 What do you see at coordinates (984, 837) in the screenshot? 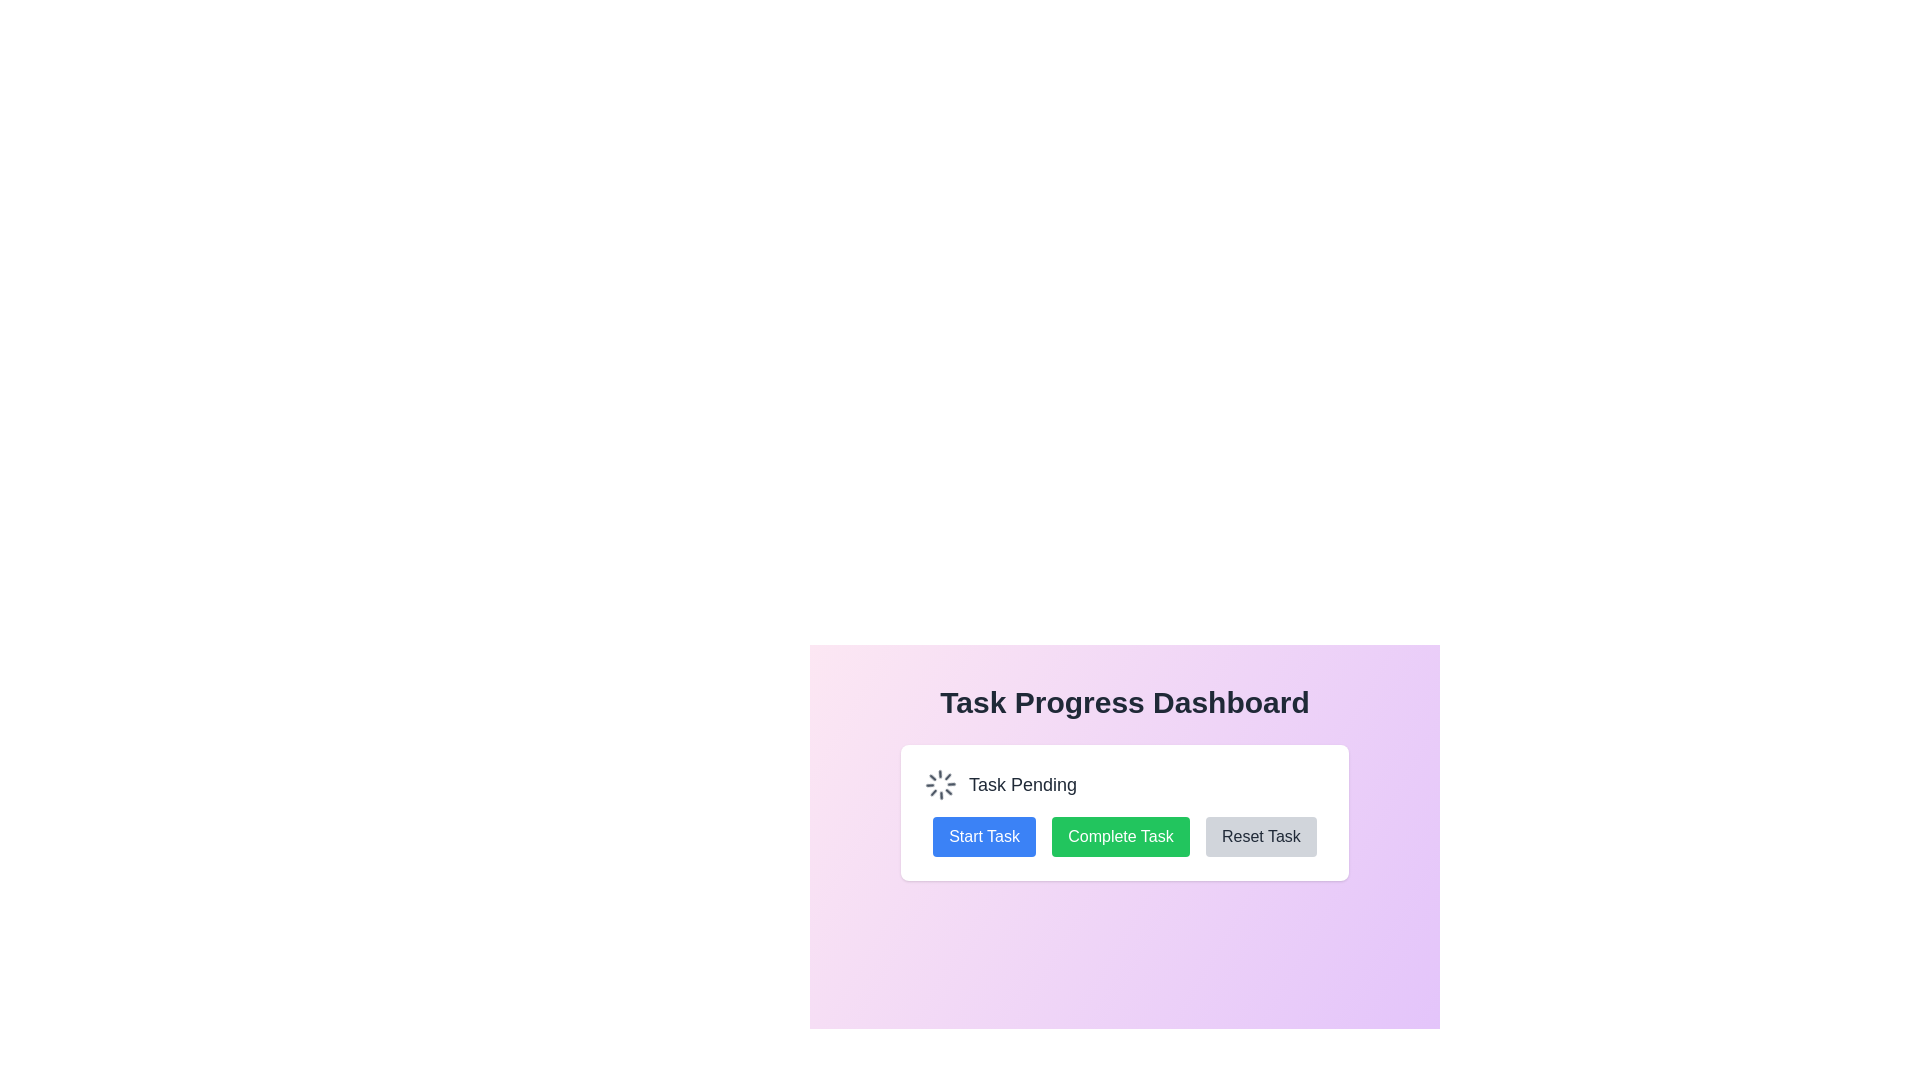
I see `the leftmost button in a row of three buttons` at bounding box center [984, 837].